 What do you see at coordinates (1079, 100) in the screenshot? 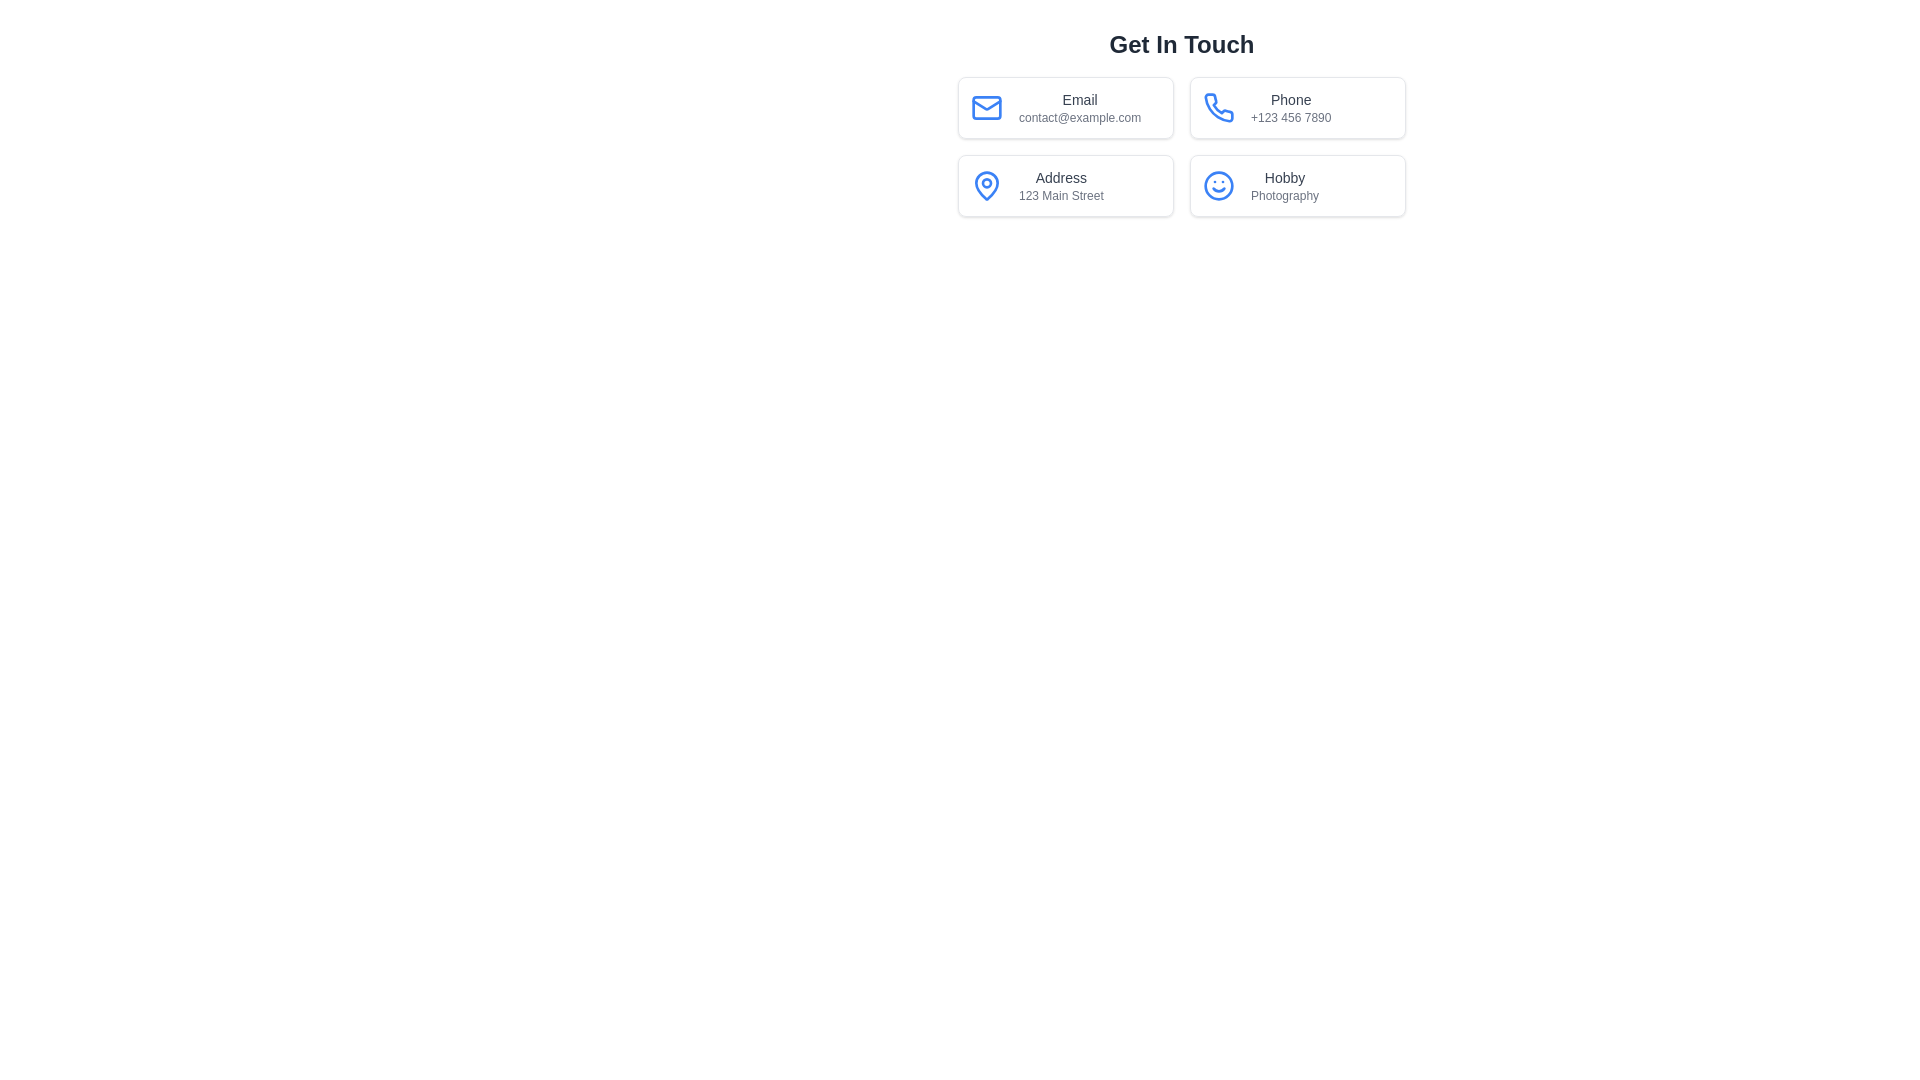
I see `the label that indicates the email address, which is positioned above the text element 'contact@example.com' within the email contact card` at bounding box center [1079, 100].